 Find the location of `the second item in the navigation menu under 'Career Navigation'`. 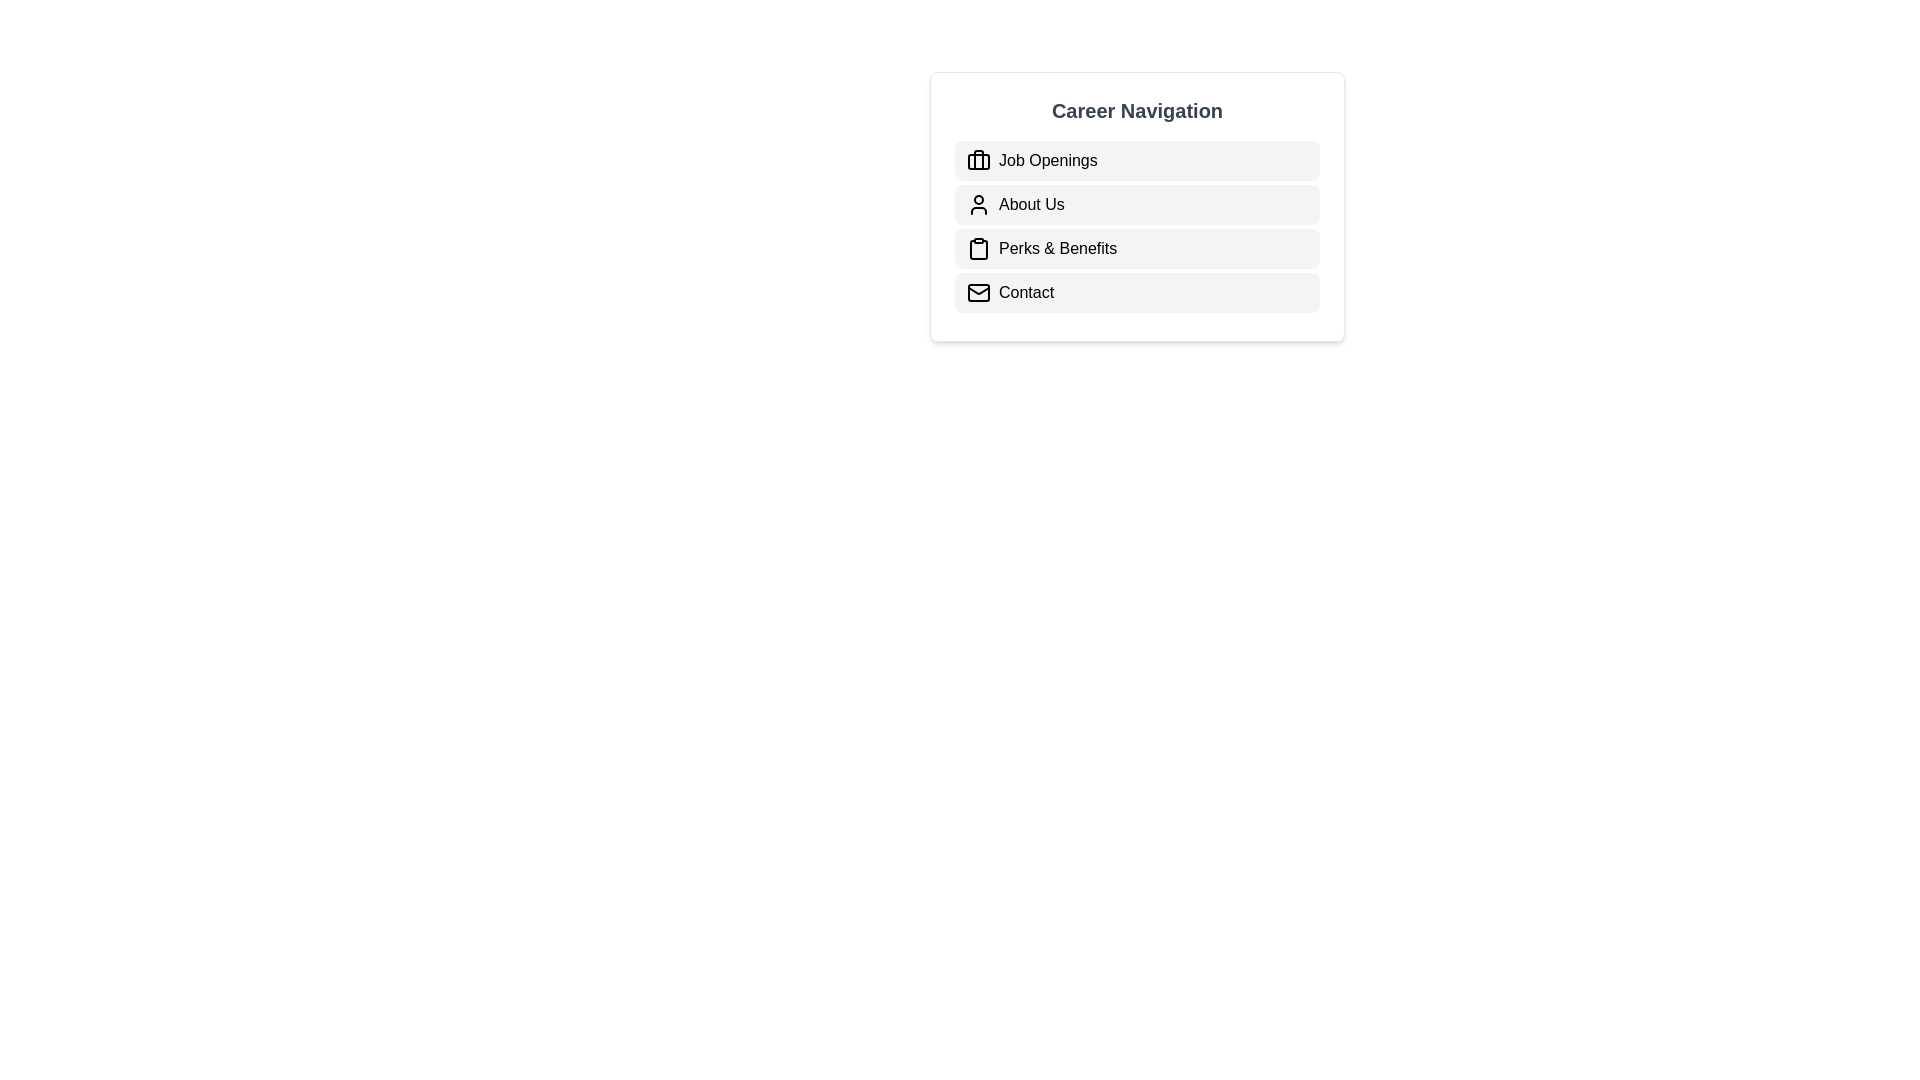

the second item in the navigation menu under 'Career Navigation' is located at coordinates (1137, 204).